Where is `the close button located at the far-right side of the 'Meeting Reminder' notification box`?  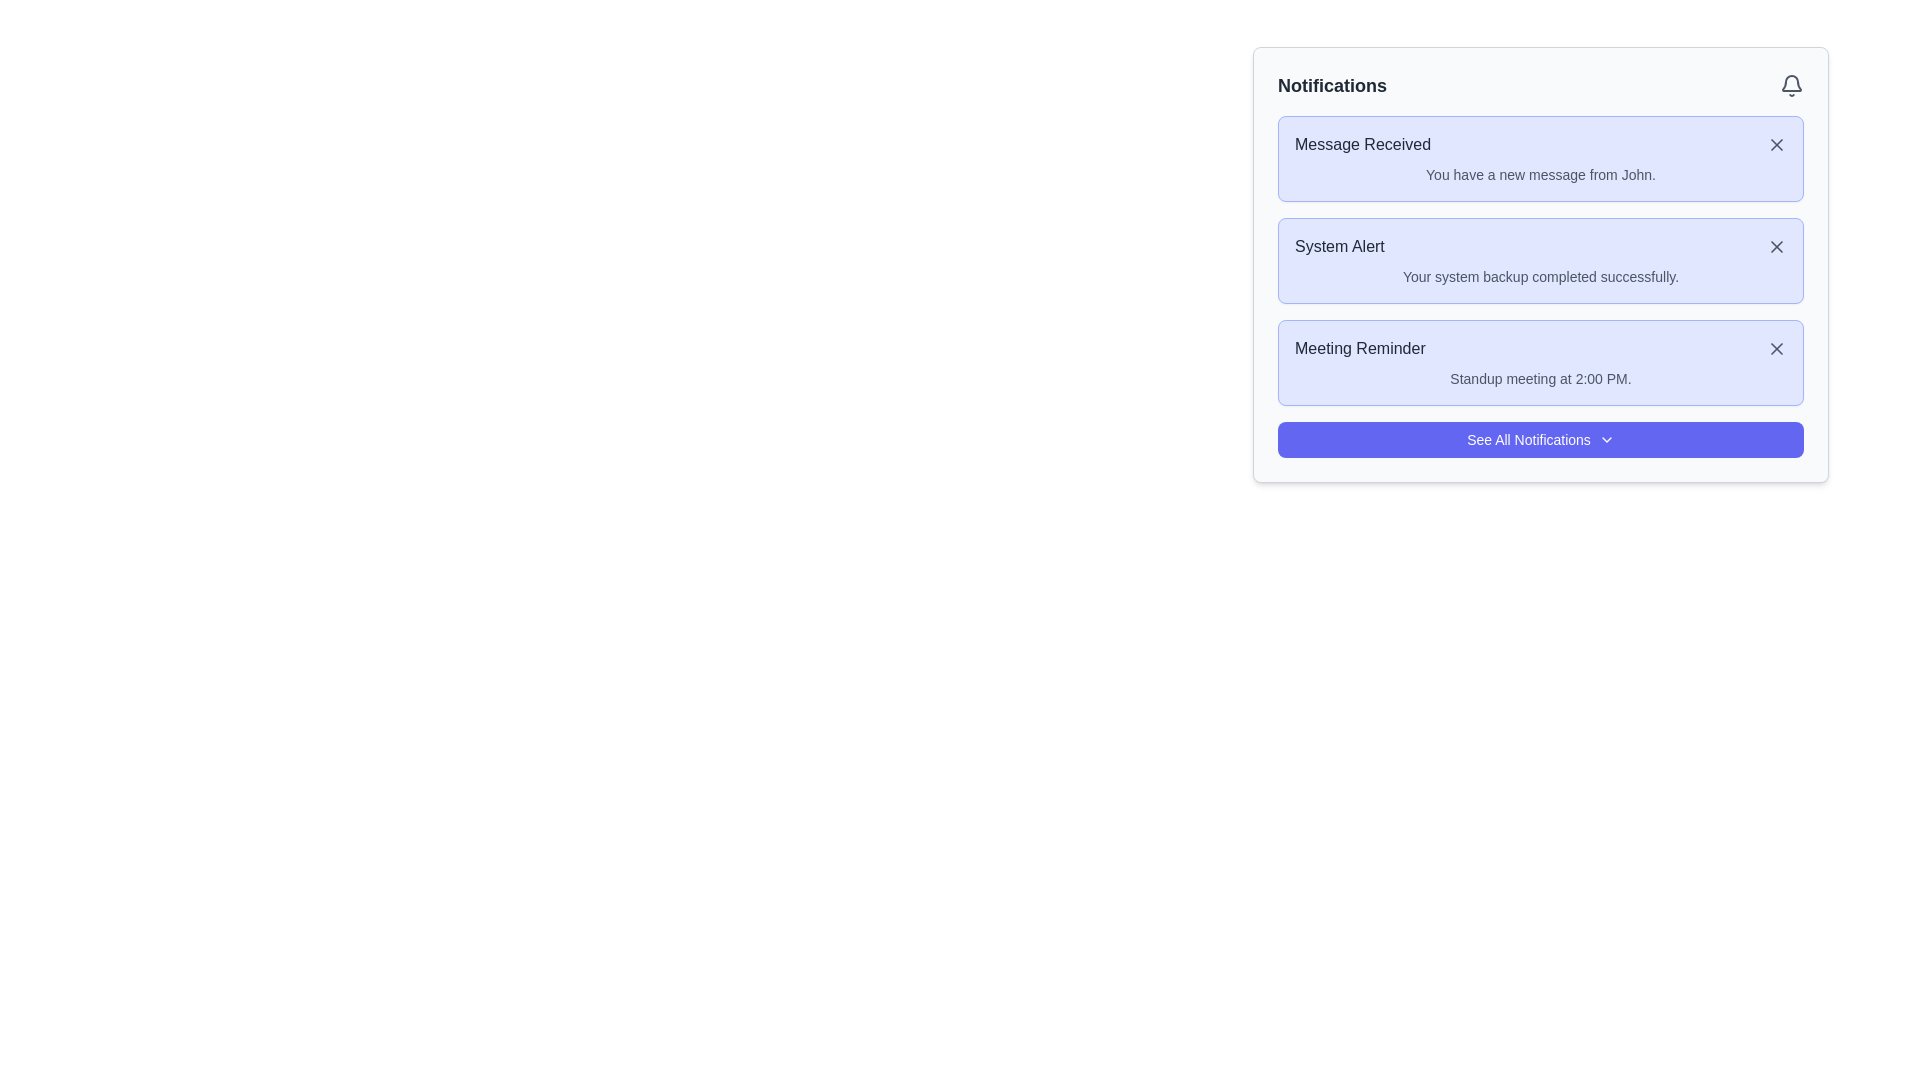
the close button located at the far-right side of the 'Meeting Reminder' notification box is located at coordinates (1776, 347).